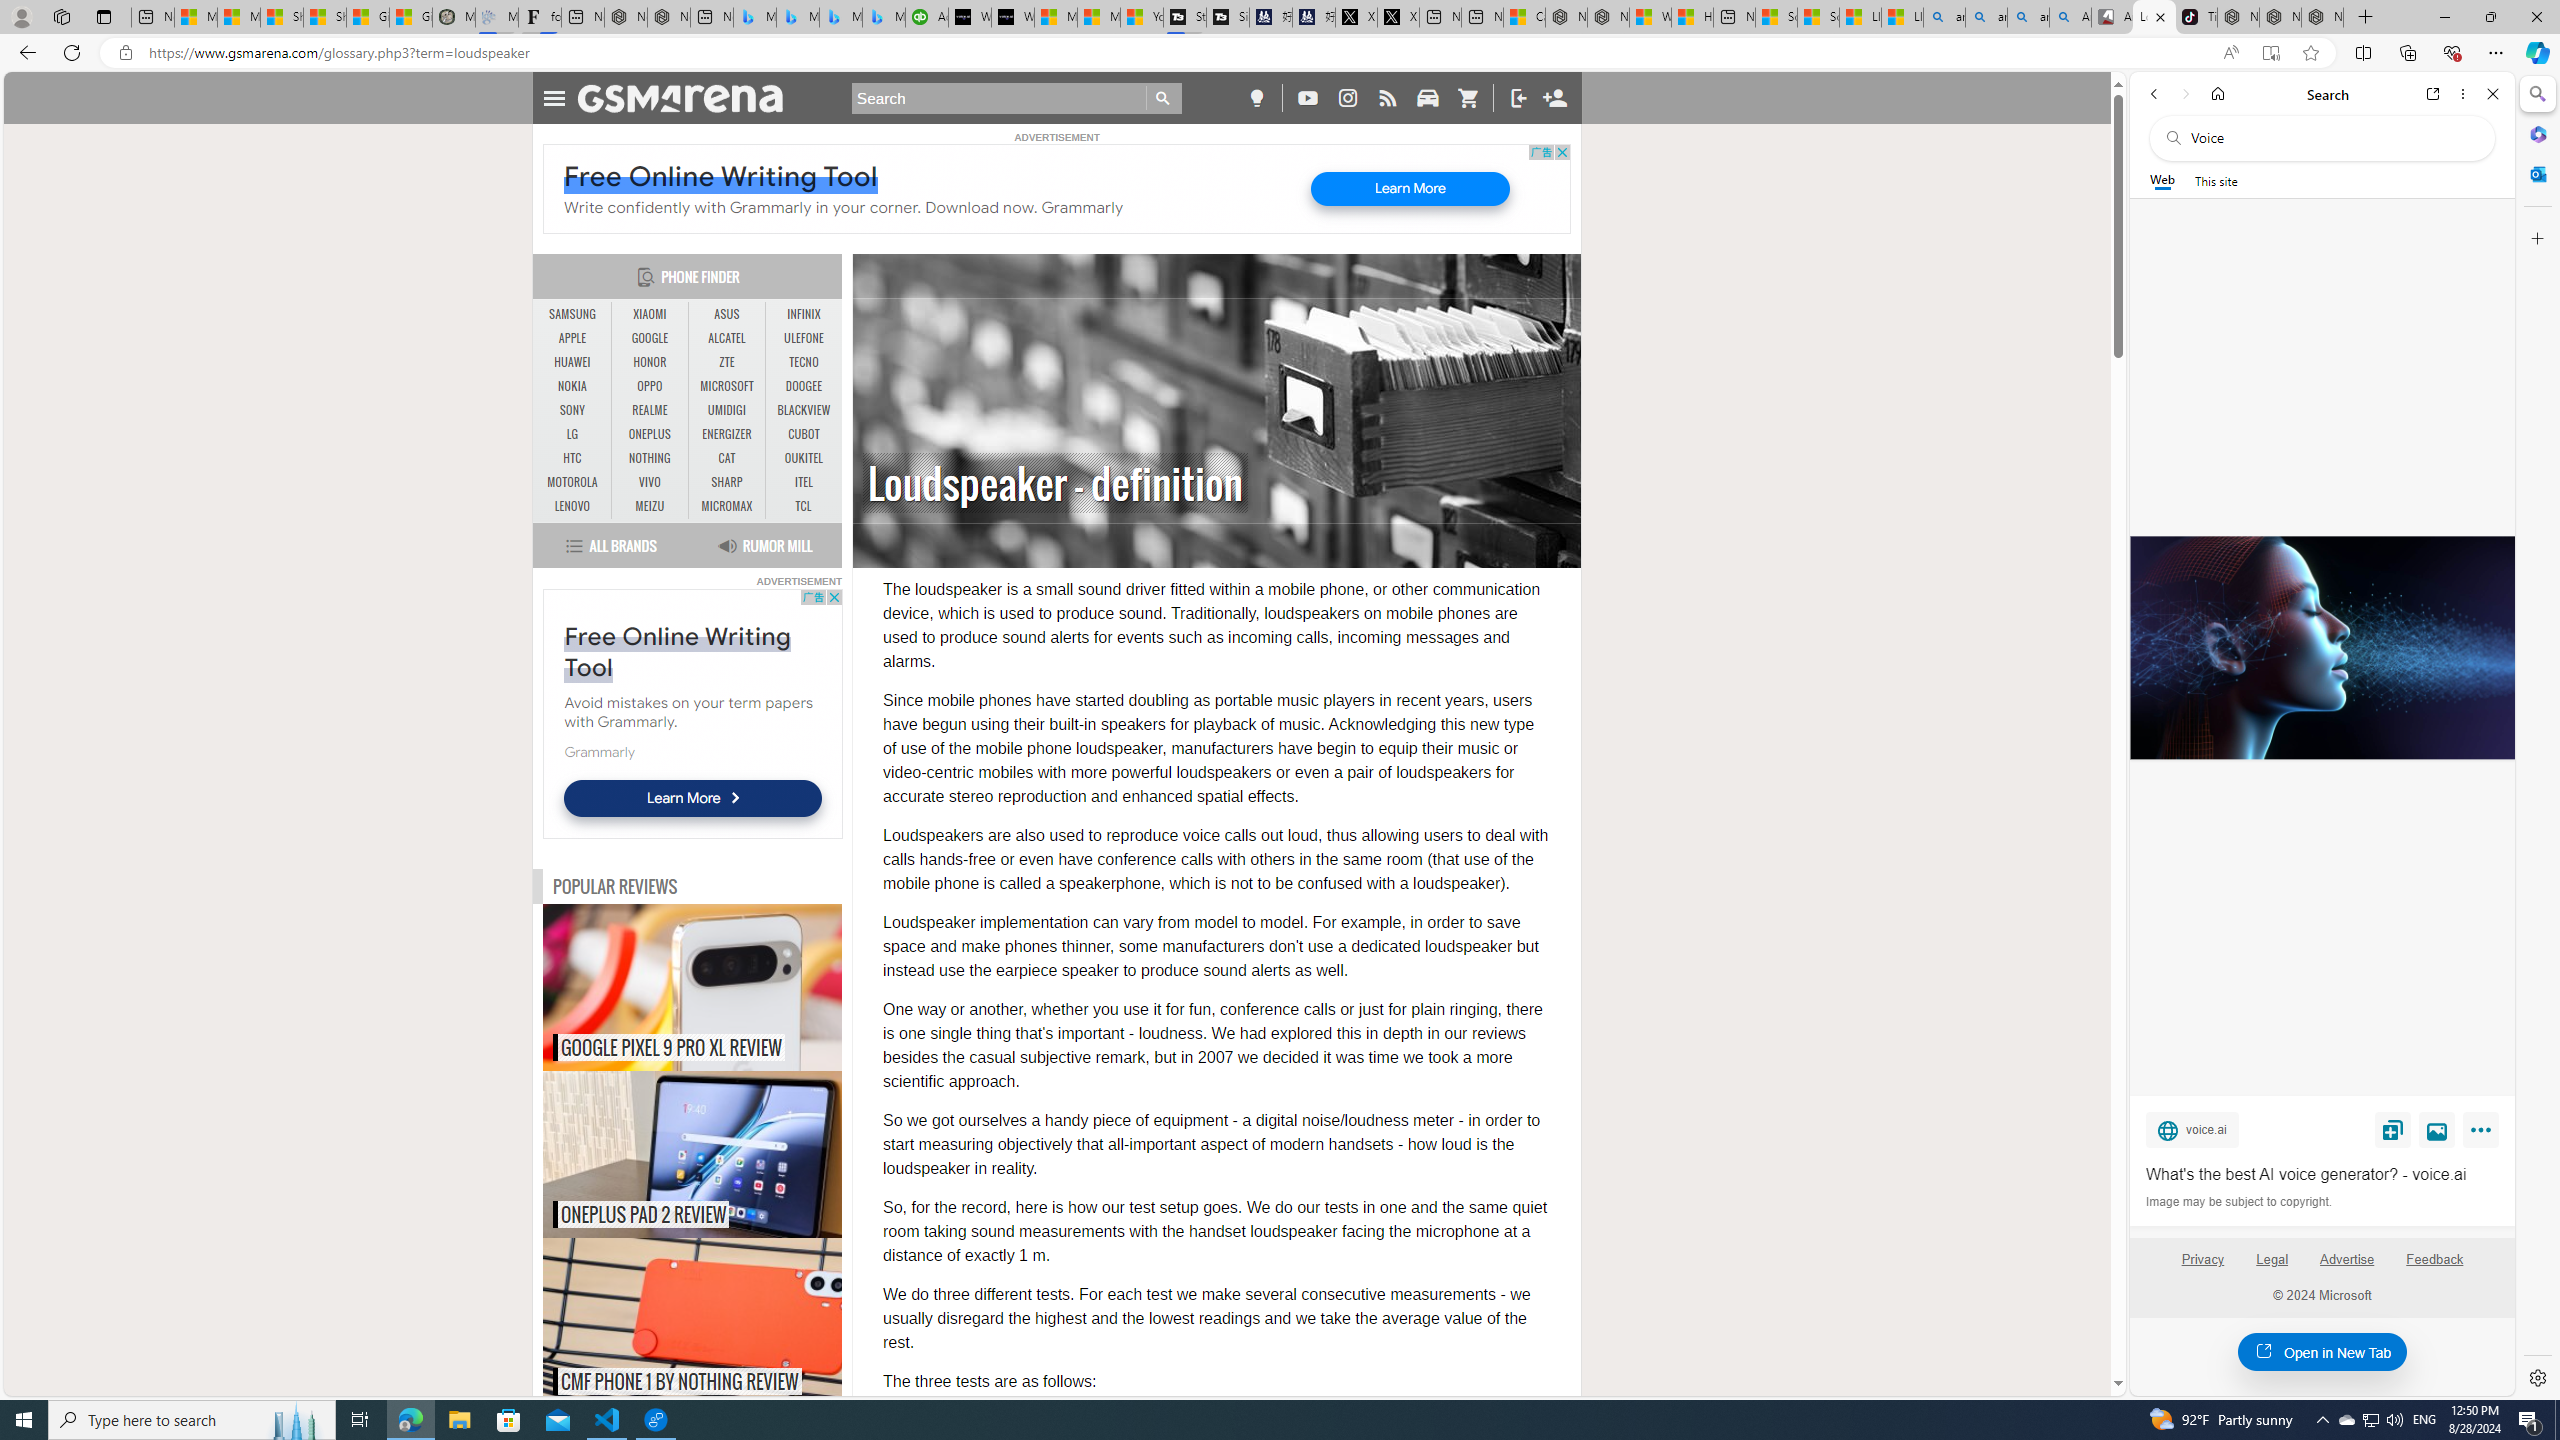 Image resolution: width=2560 pixels, height=1440 pixels. I want to click on 'Avoid mistakes on your term papers with Grammarly.', so click(688, 712).